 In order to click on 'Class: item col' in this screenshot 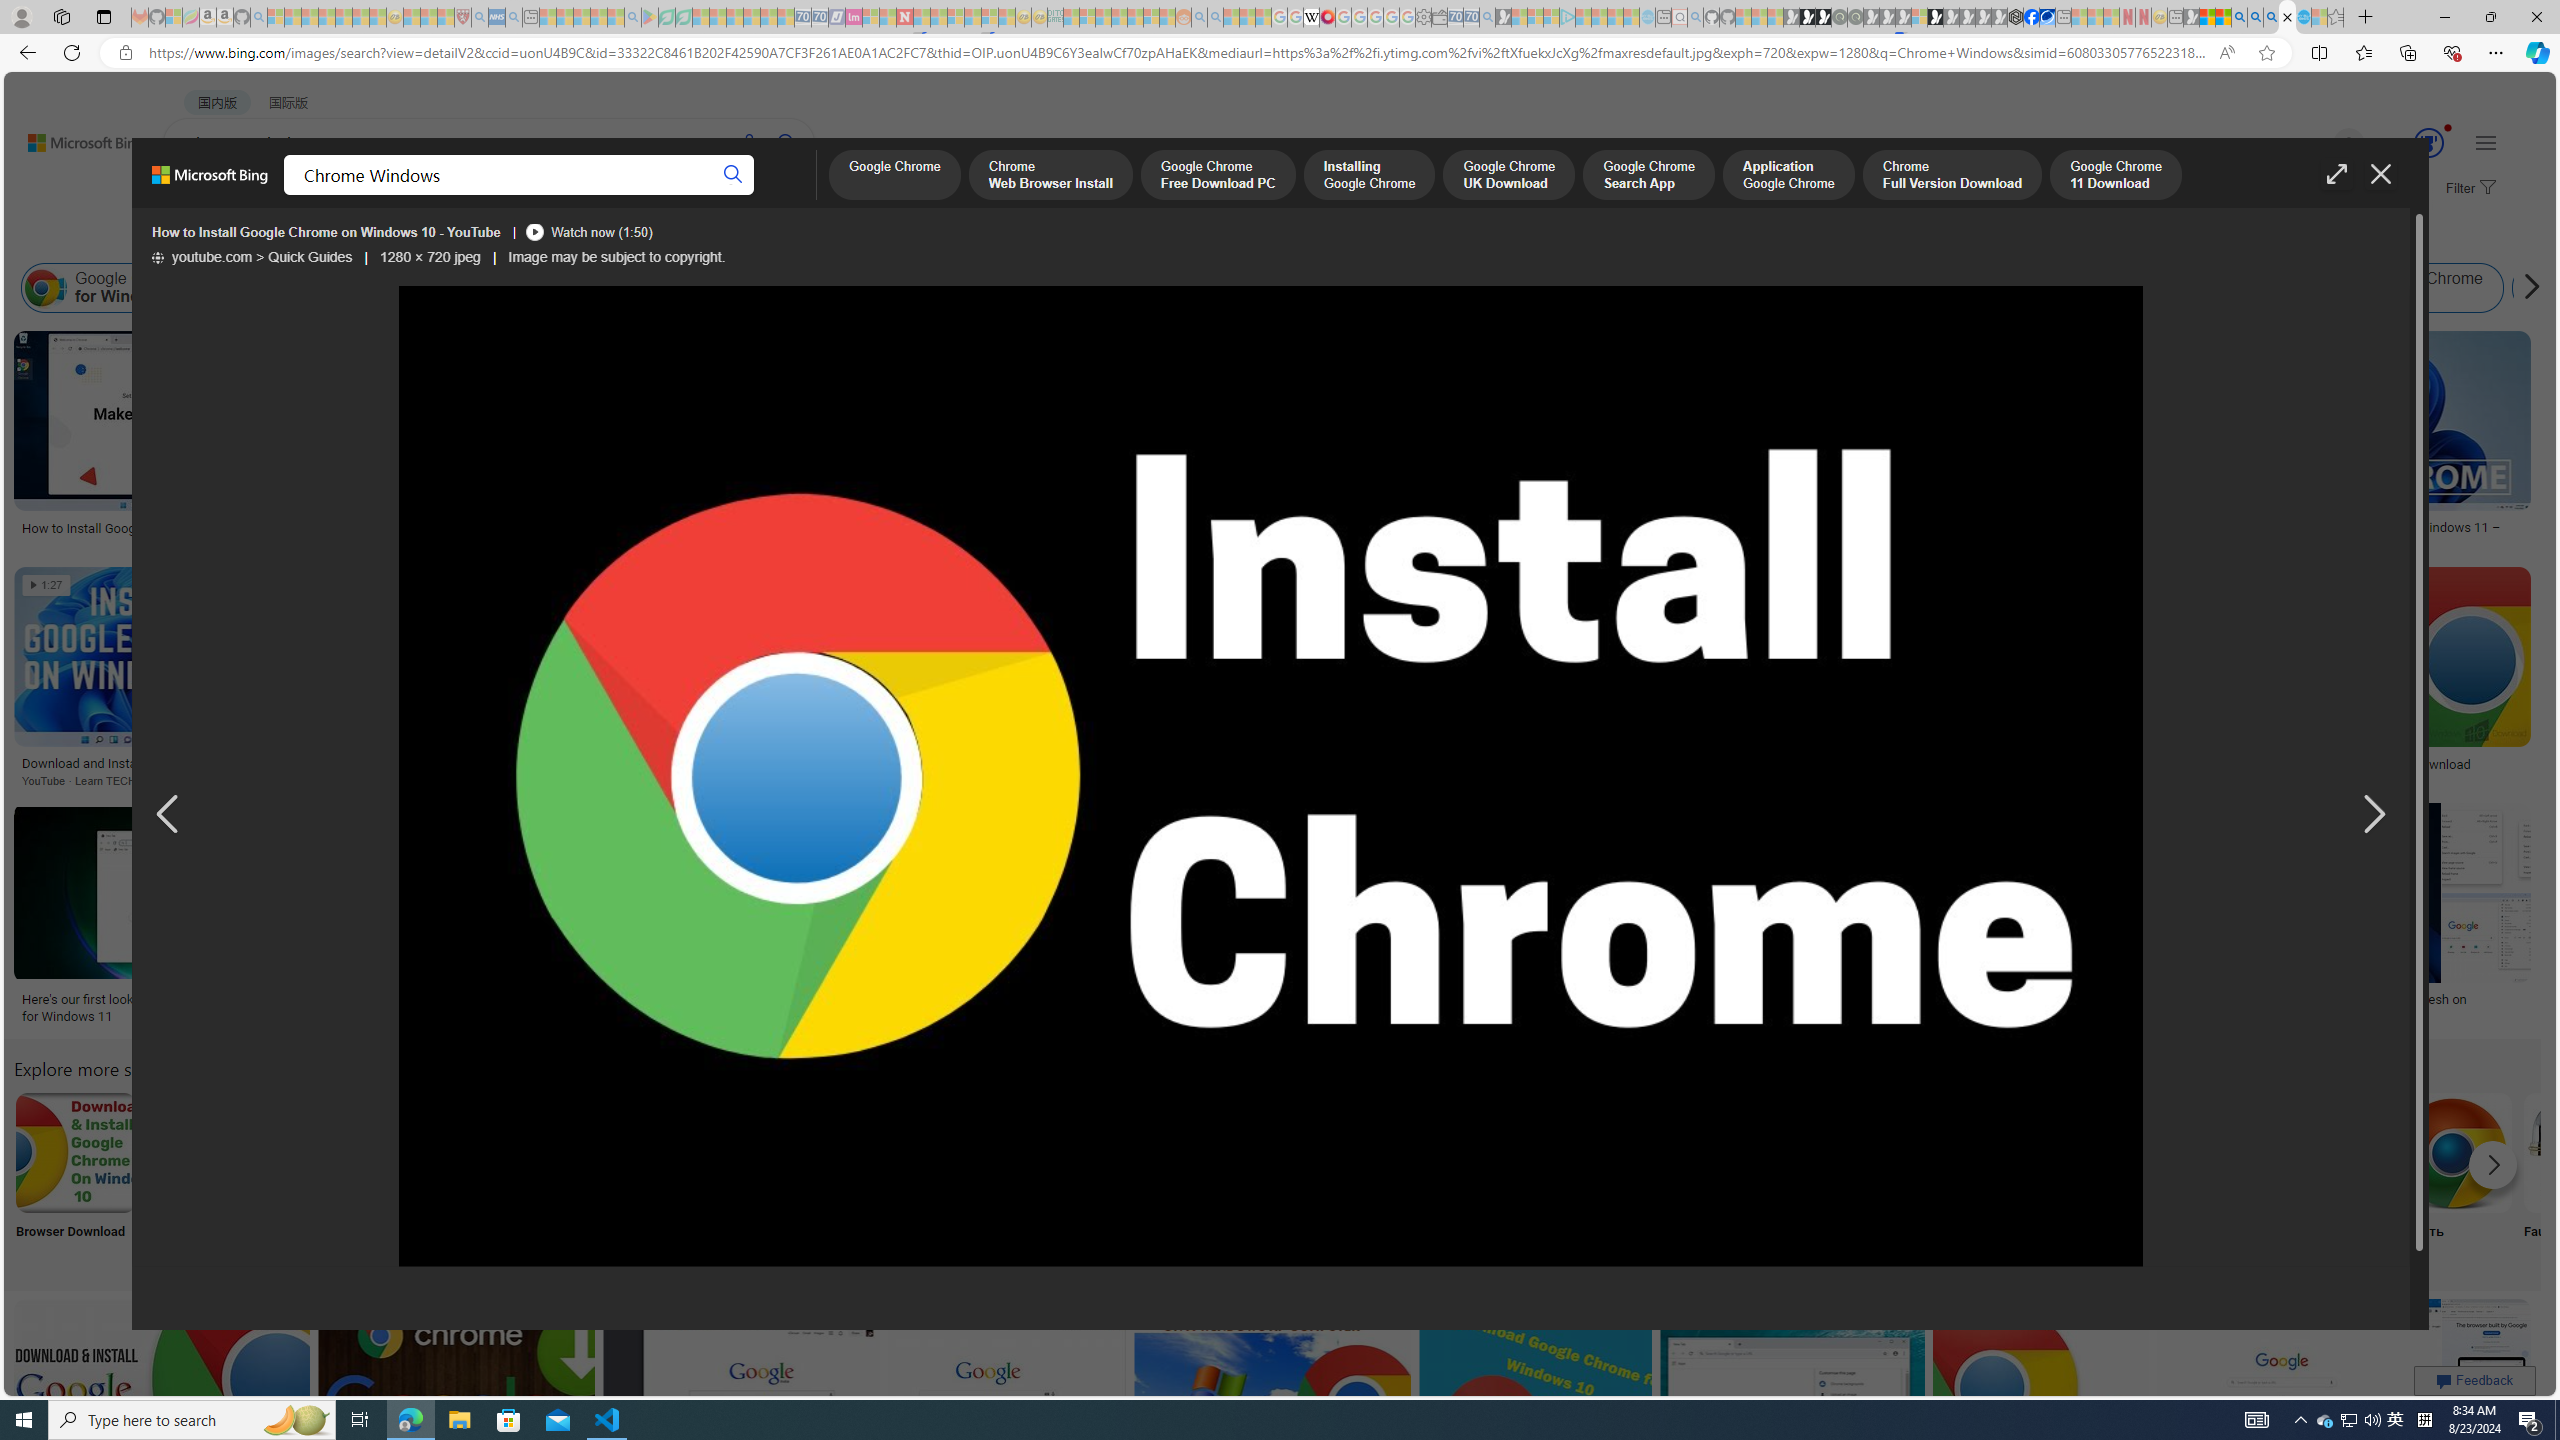, I will do `click(2560, 287)`.